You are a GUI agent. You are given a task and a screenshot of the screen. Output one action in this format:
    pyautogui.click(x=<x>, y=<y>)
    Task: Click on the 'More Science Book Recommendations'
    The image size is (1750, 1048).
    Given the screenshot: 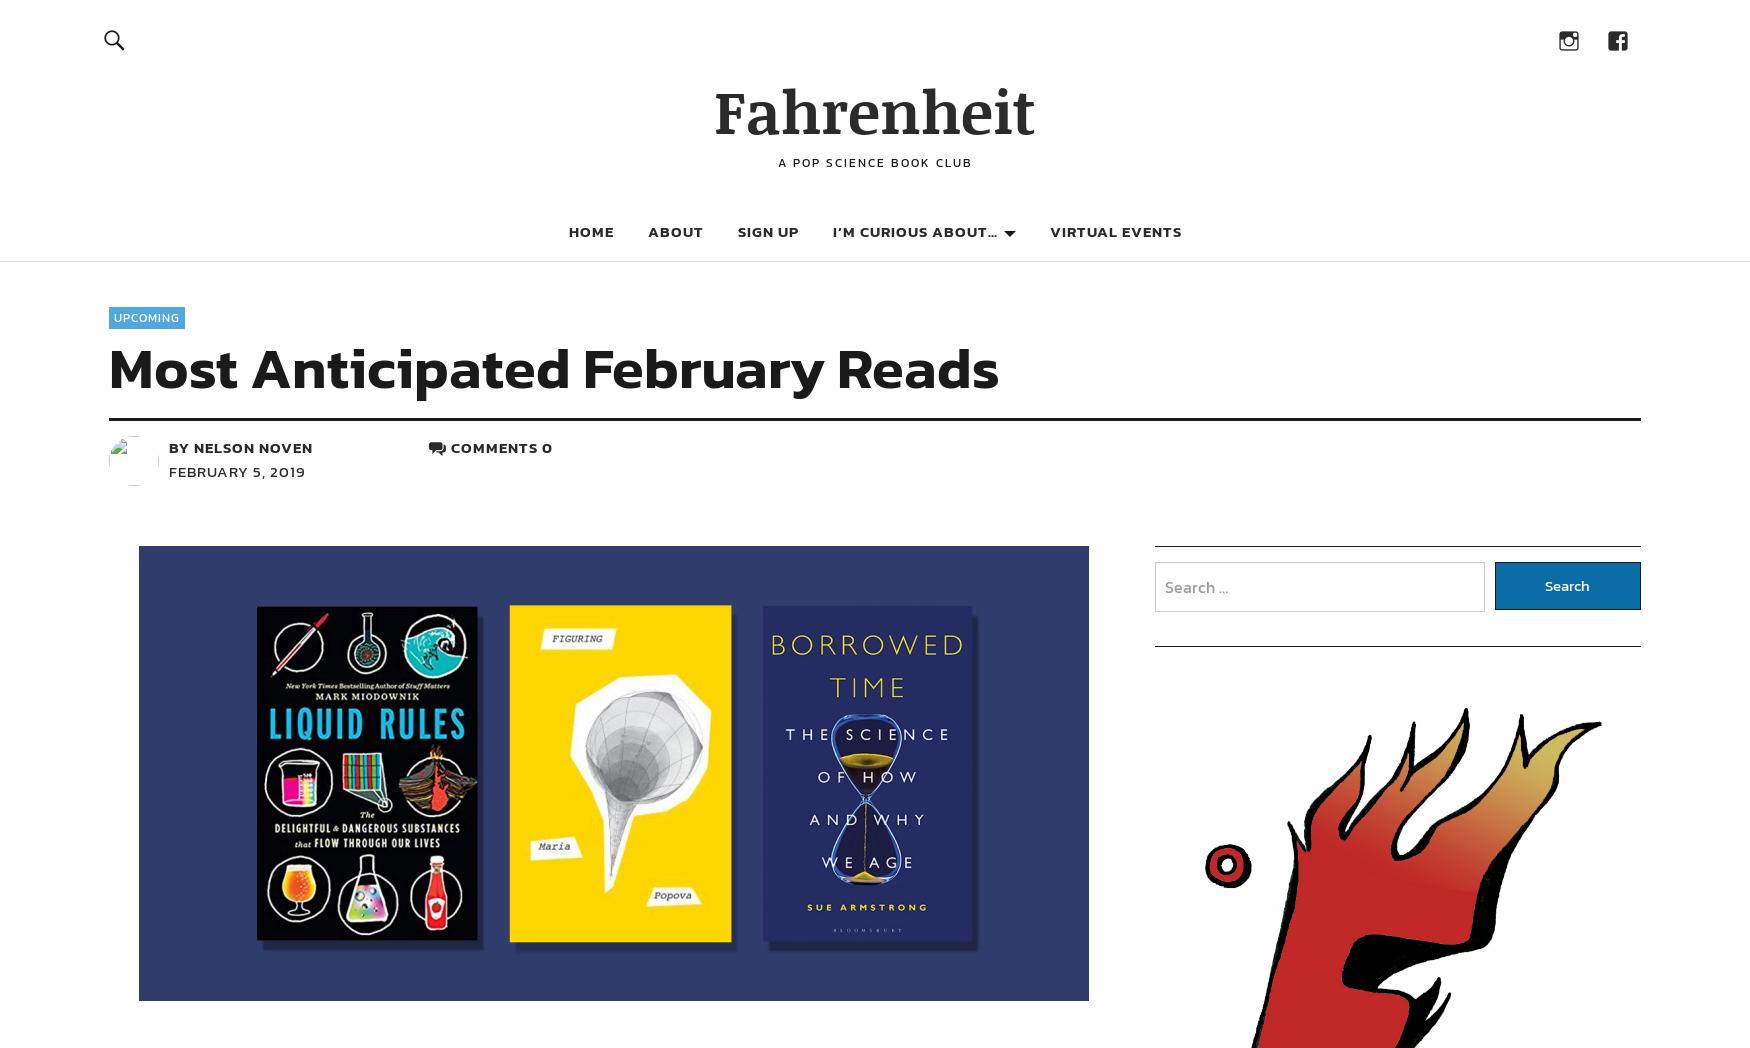 What is the action you would take?
    pyautogui.click(x=1292, y=107)
    